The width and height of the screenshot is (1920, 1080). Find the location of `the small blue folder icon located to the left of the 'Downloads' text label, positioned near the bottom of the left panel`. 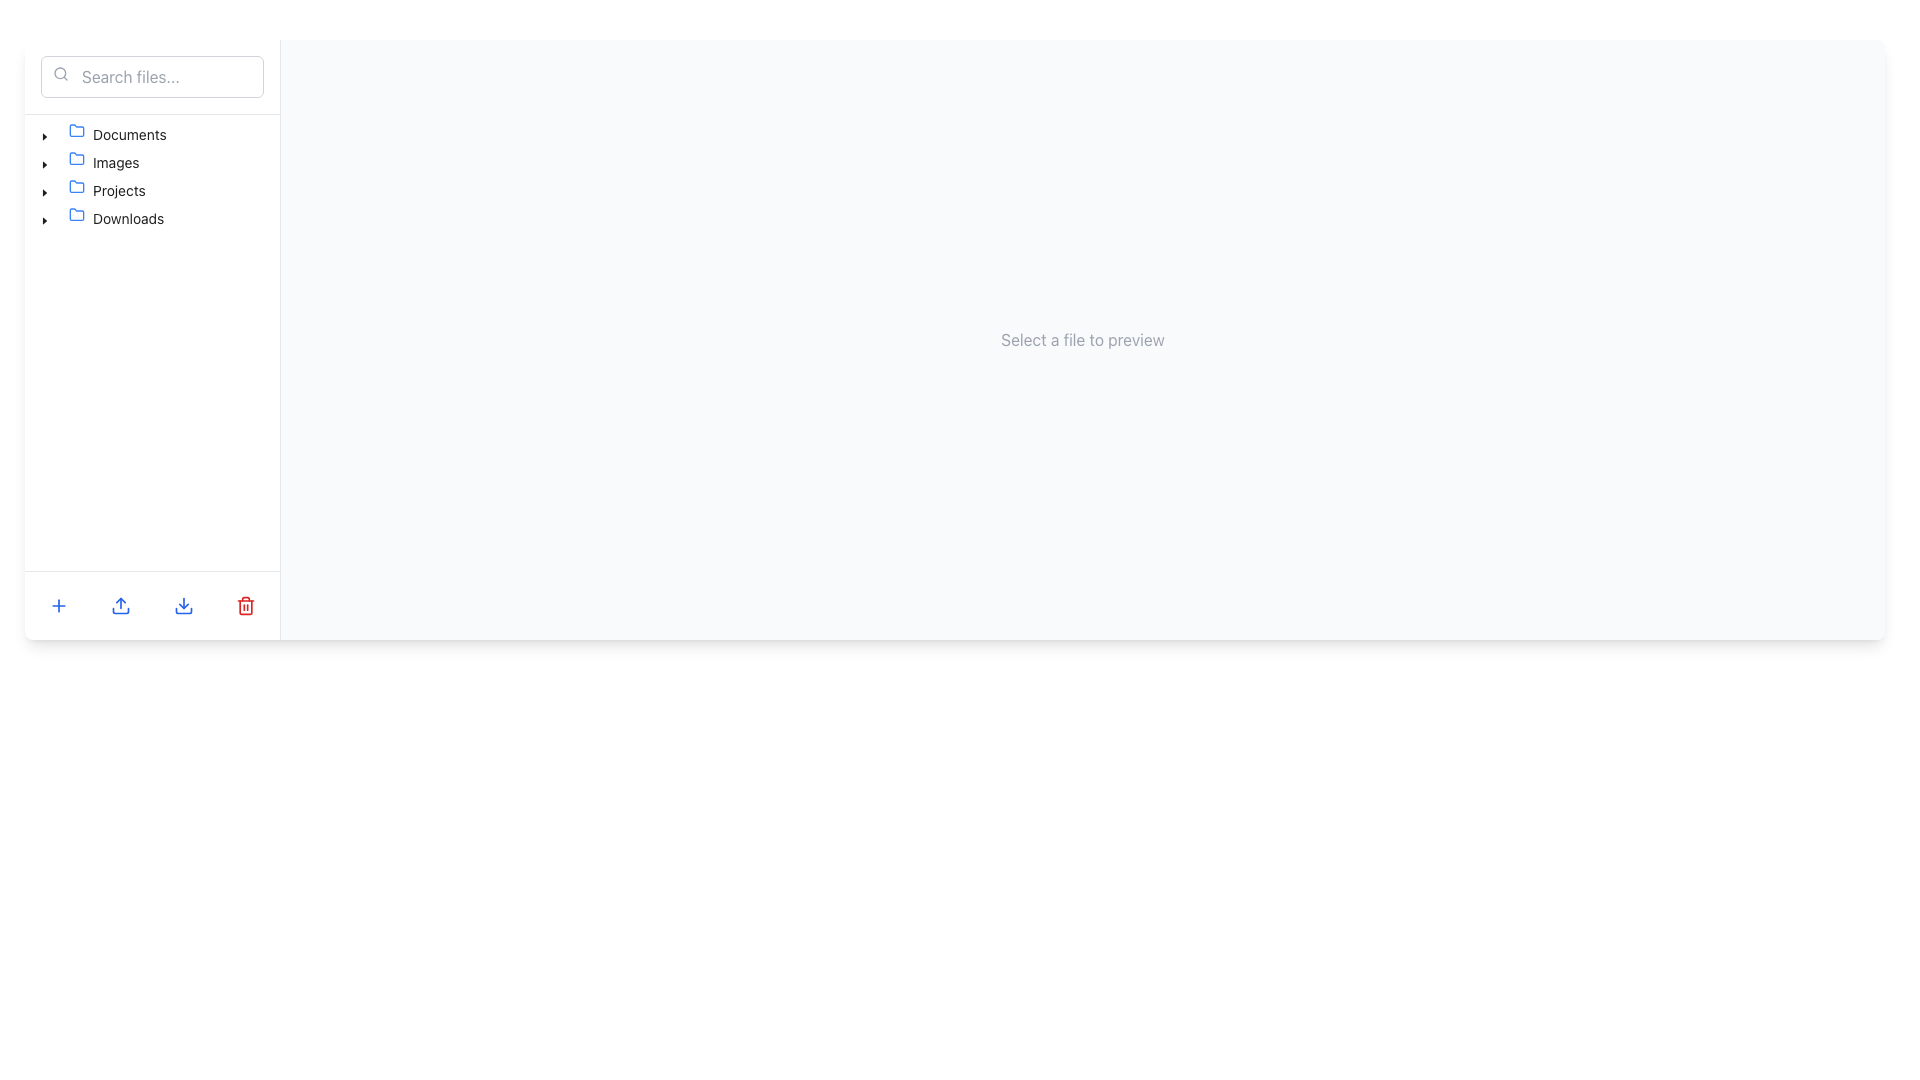

the small blue folder icon located to the left of the 'Downloads' text label, positioned near the bottom of the left panel is located at coordinates (80, 219).